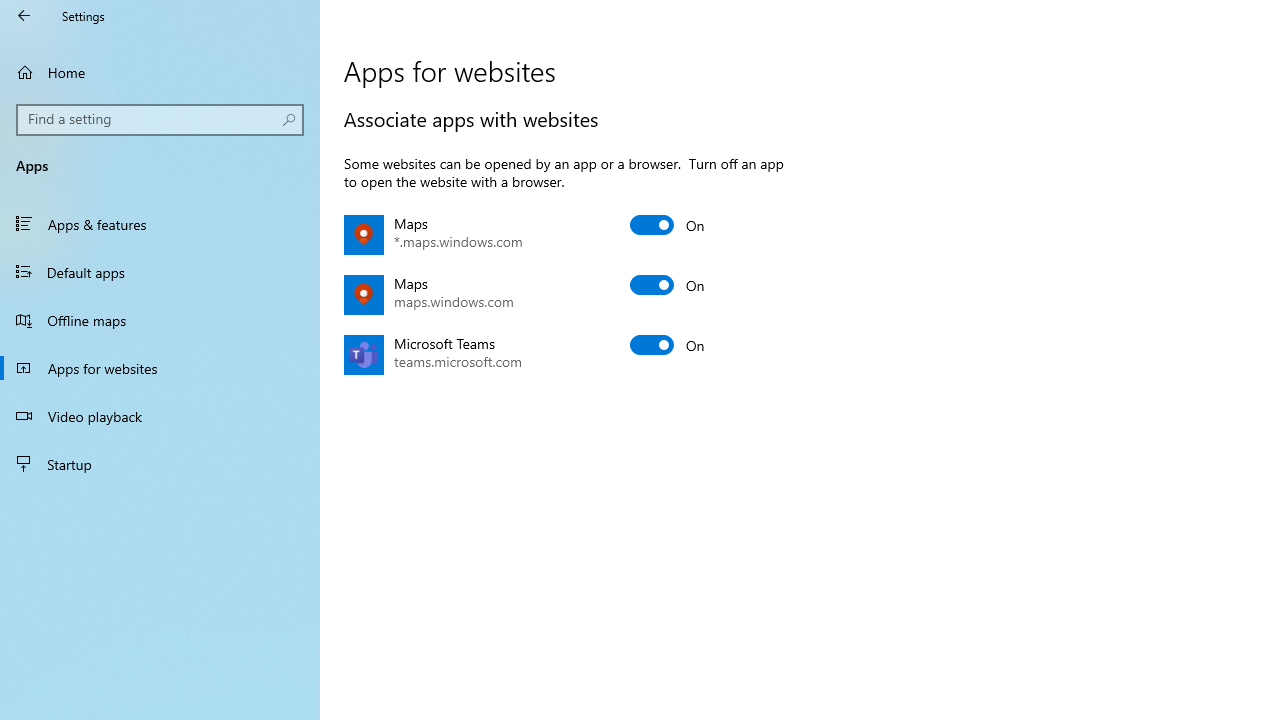 The width and height of the screenshot is (1280, 720). Describe the element at coordinates (160, 414) in the screenshot. I see `'Video playback'` at that location.